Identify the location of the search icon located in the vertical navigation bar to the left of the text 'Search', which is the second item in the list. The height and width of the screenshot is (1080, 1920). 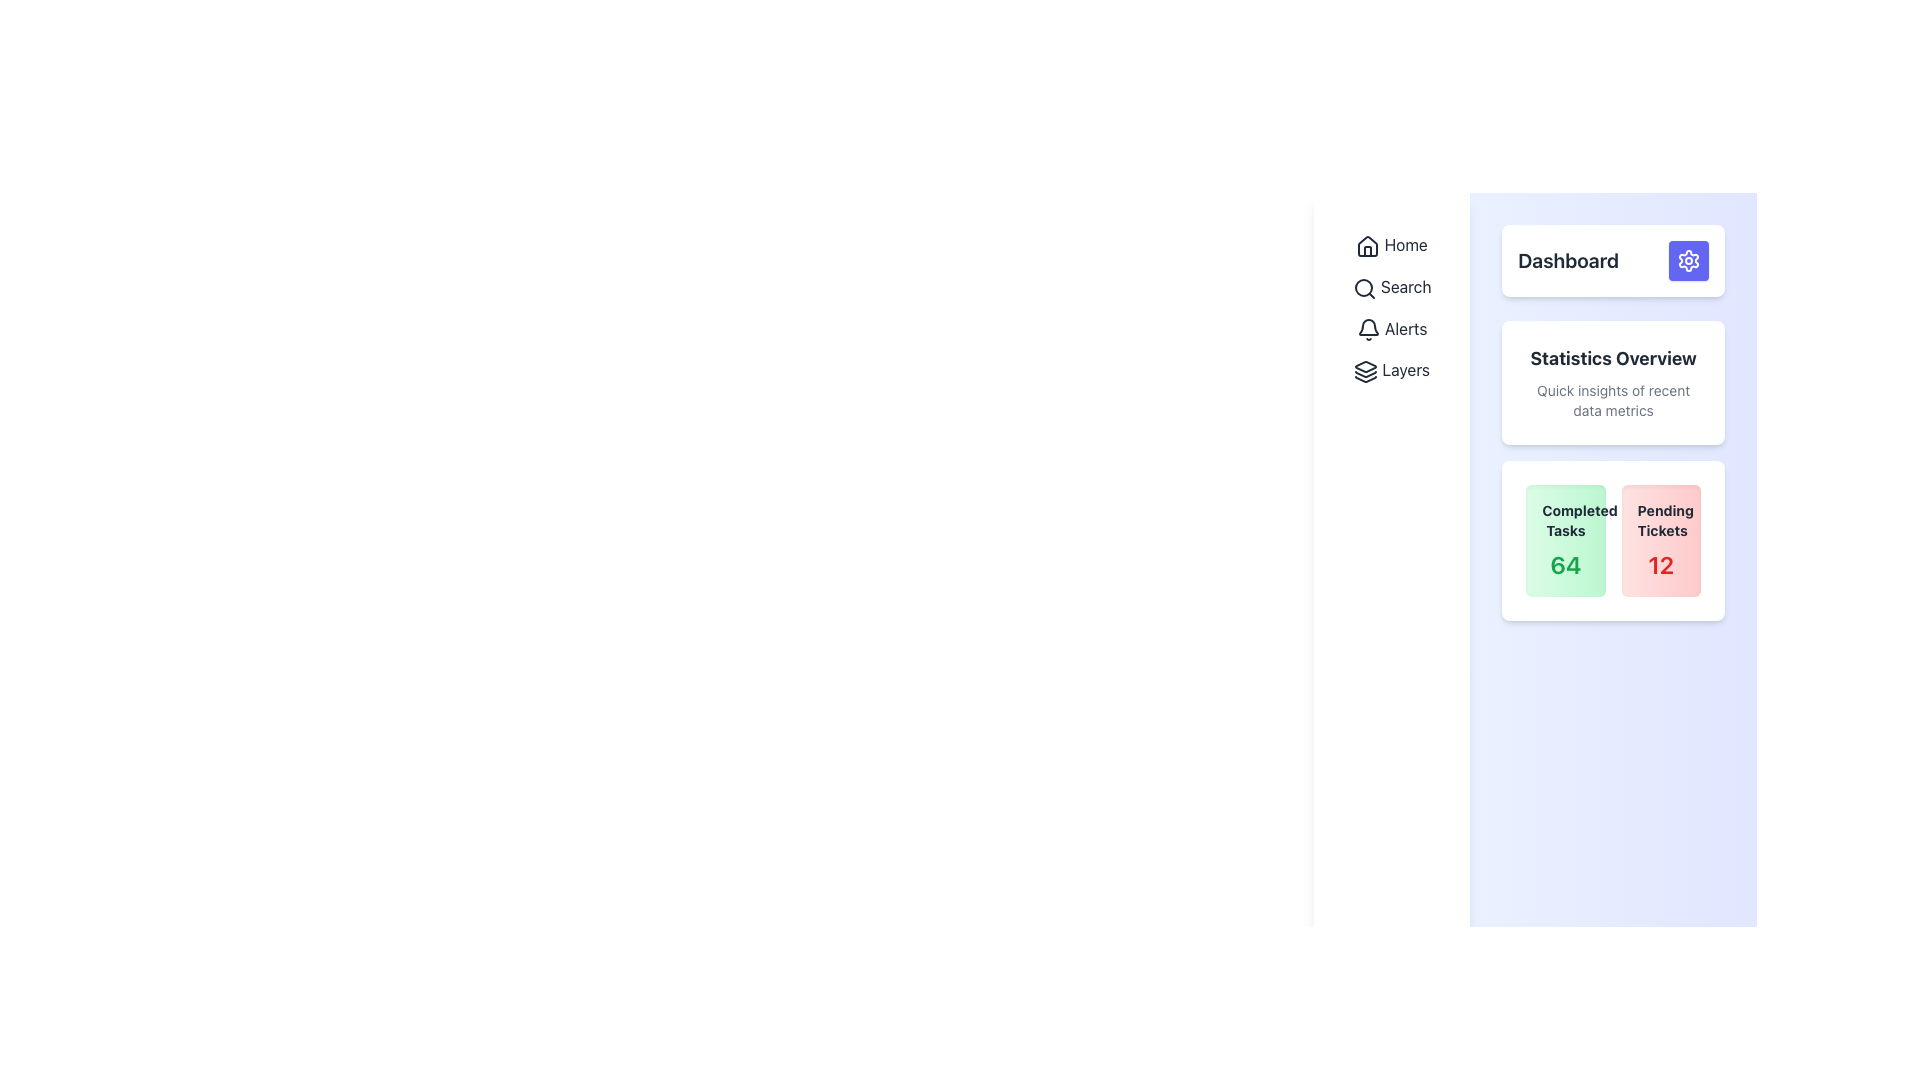
(1363, 288).